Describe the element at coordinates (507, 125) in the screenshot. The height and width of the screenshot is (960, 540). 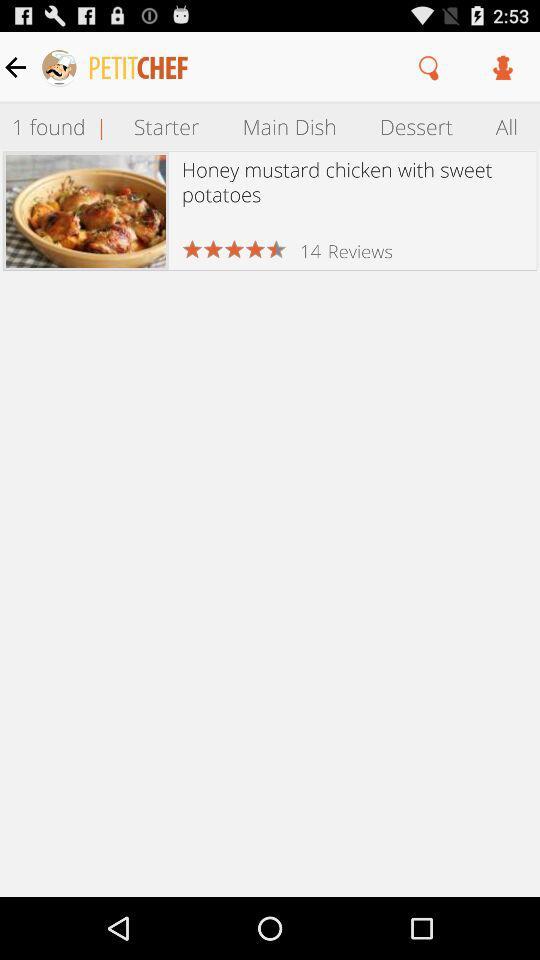
I see `all item` at that location.